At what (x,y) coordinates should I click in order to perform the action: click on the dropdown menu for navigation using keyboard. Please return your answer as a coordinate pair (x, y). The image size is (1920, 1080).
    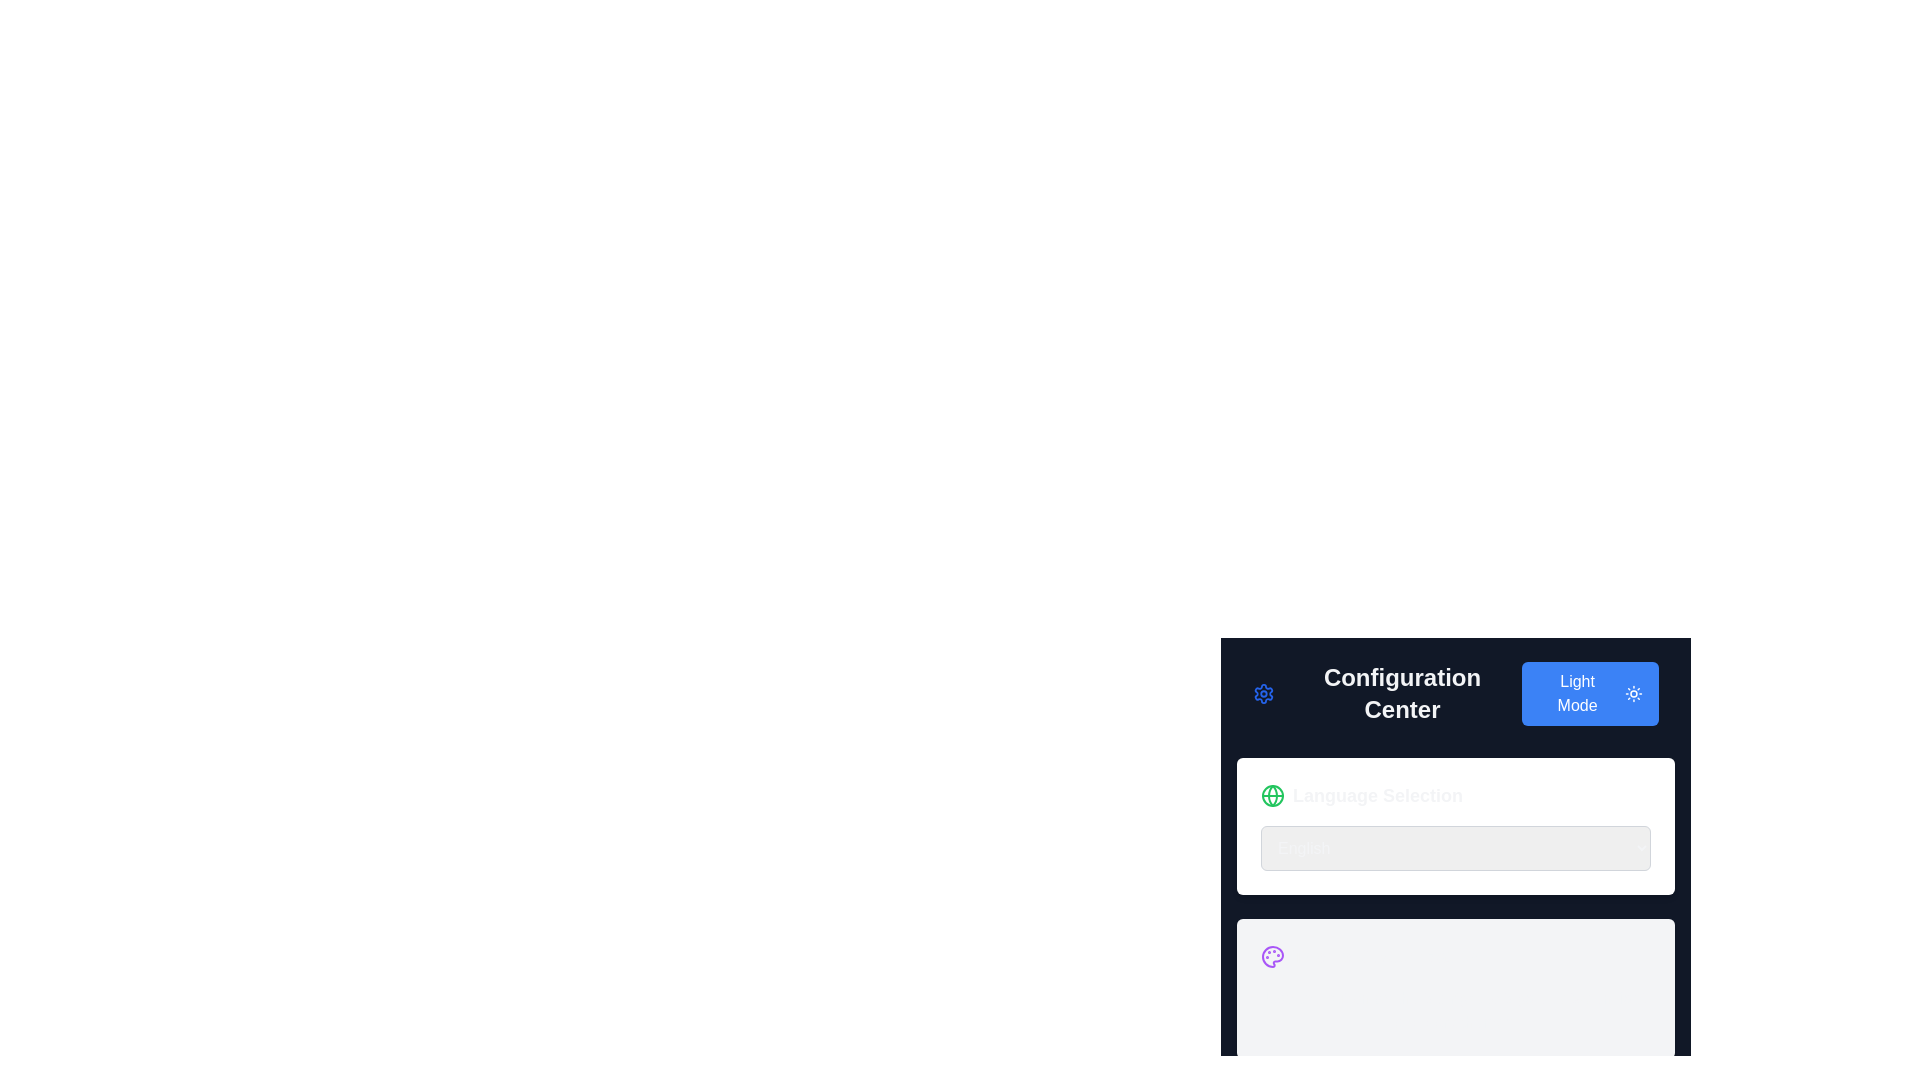
    Looking at the image, I should click on (1455, 825).